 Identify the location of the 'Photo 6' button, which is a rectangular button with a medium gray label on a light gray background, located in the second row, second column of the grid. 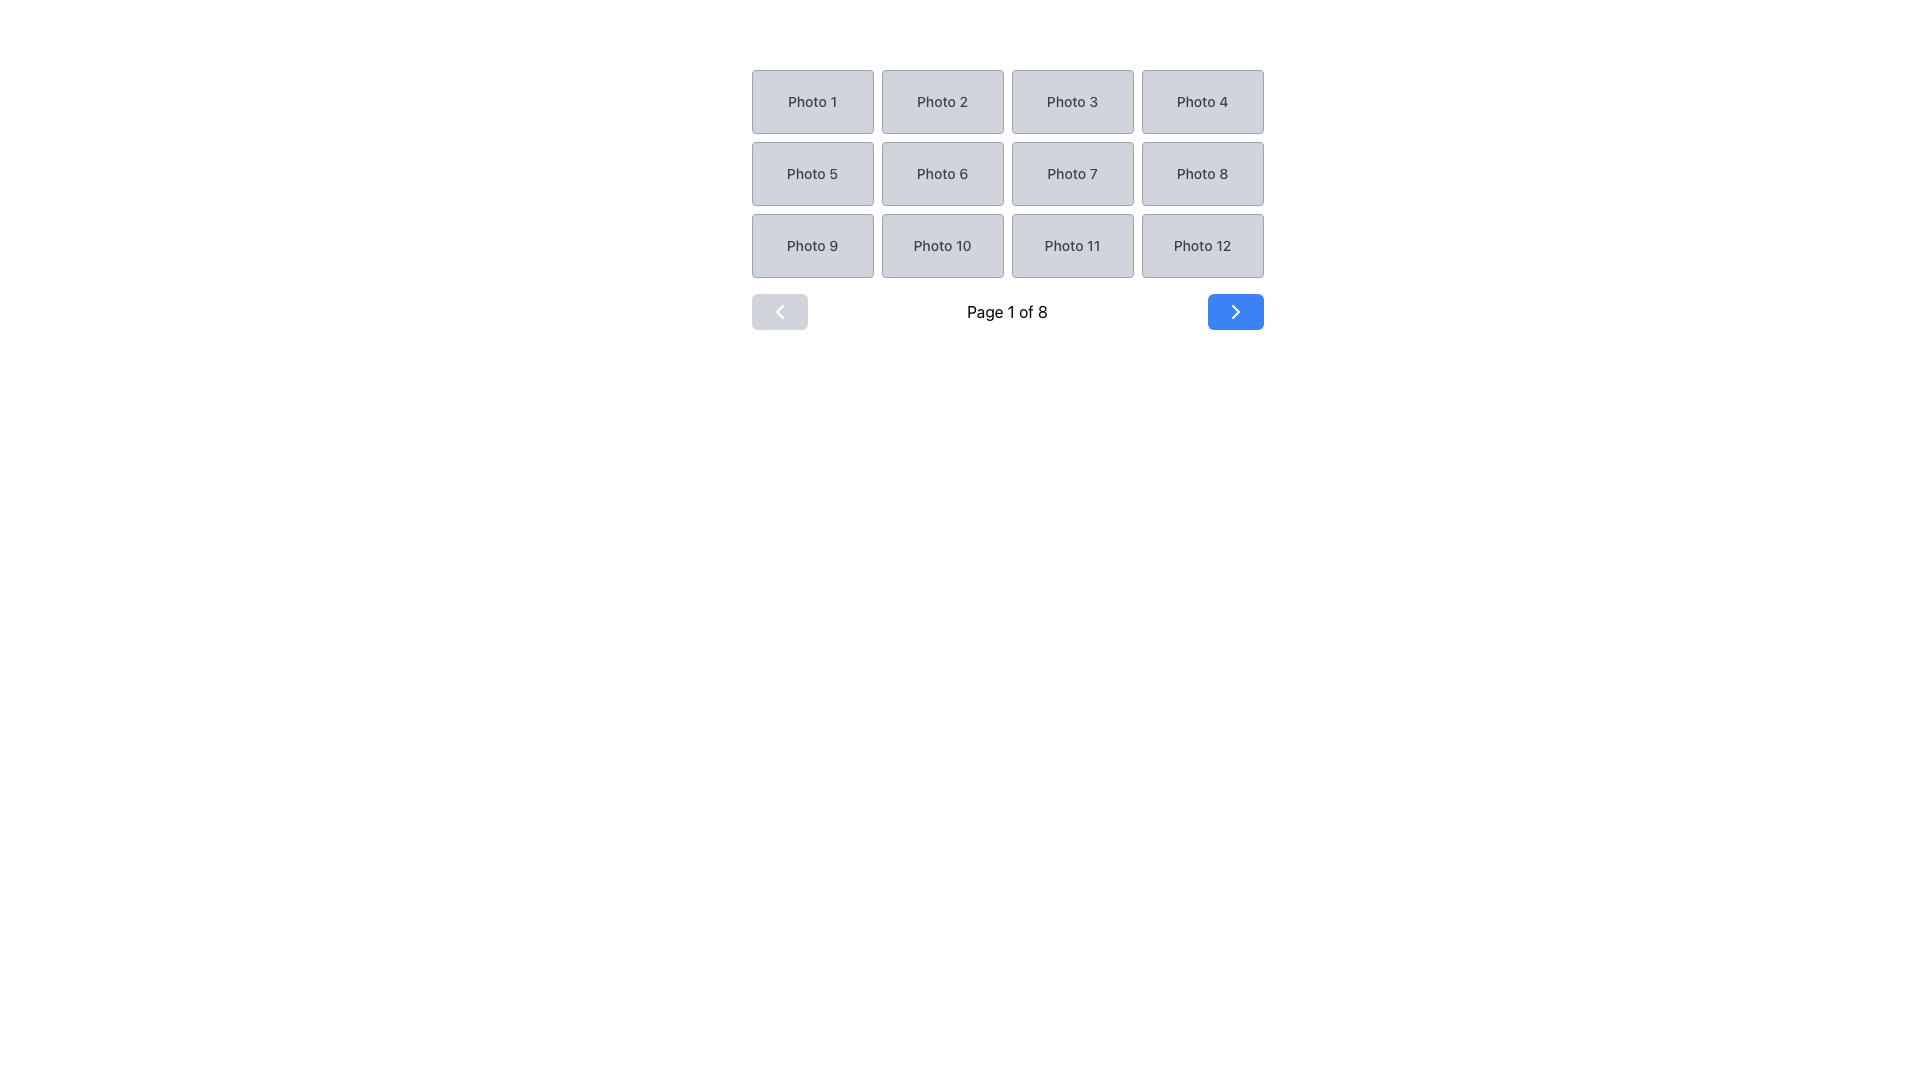
(941, 172).